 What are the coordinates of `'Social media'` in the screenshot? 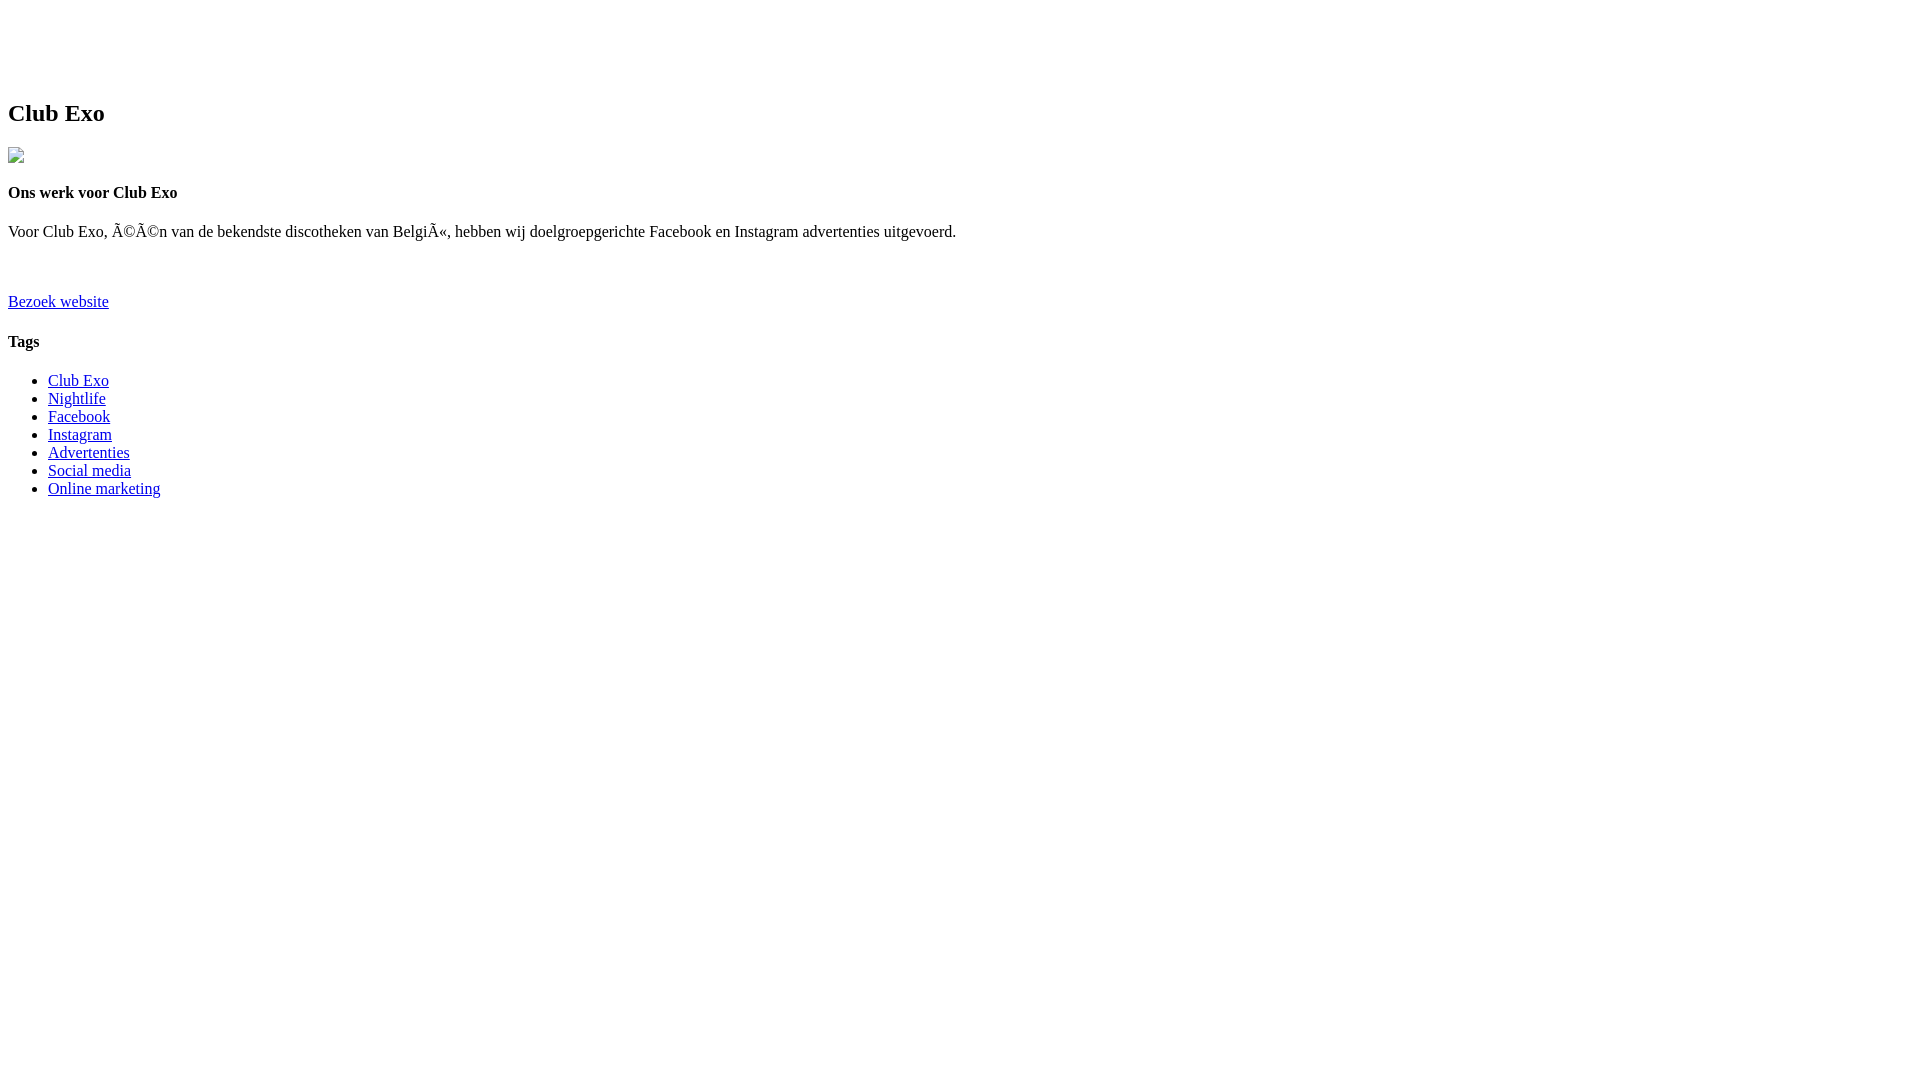 It's located at (88, 470).